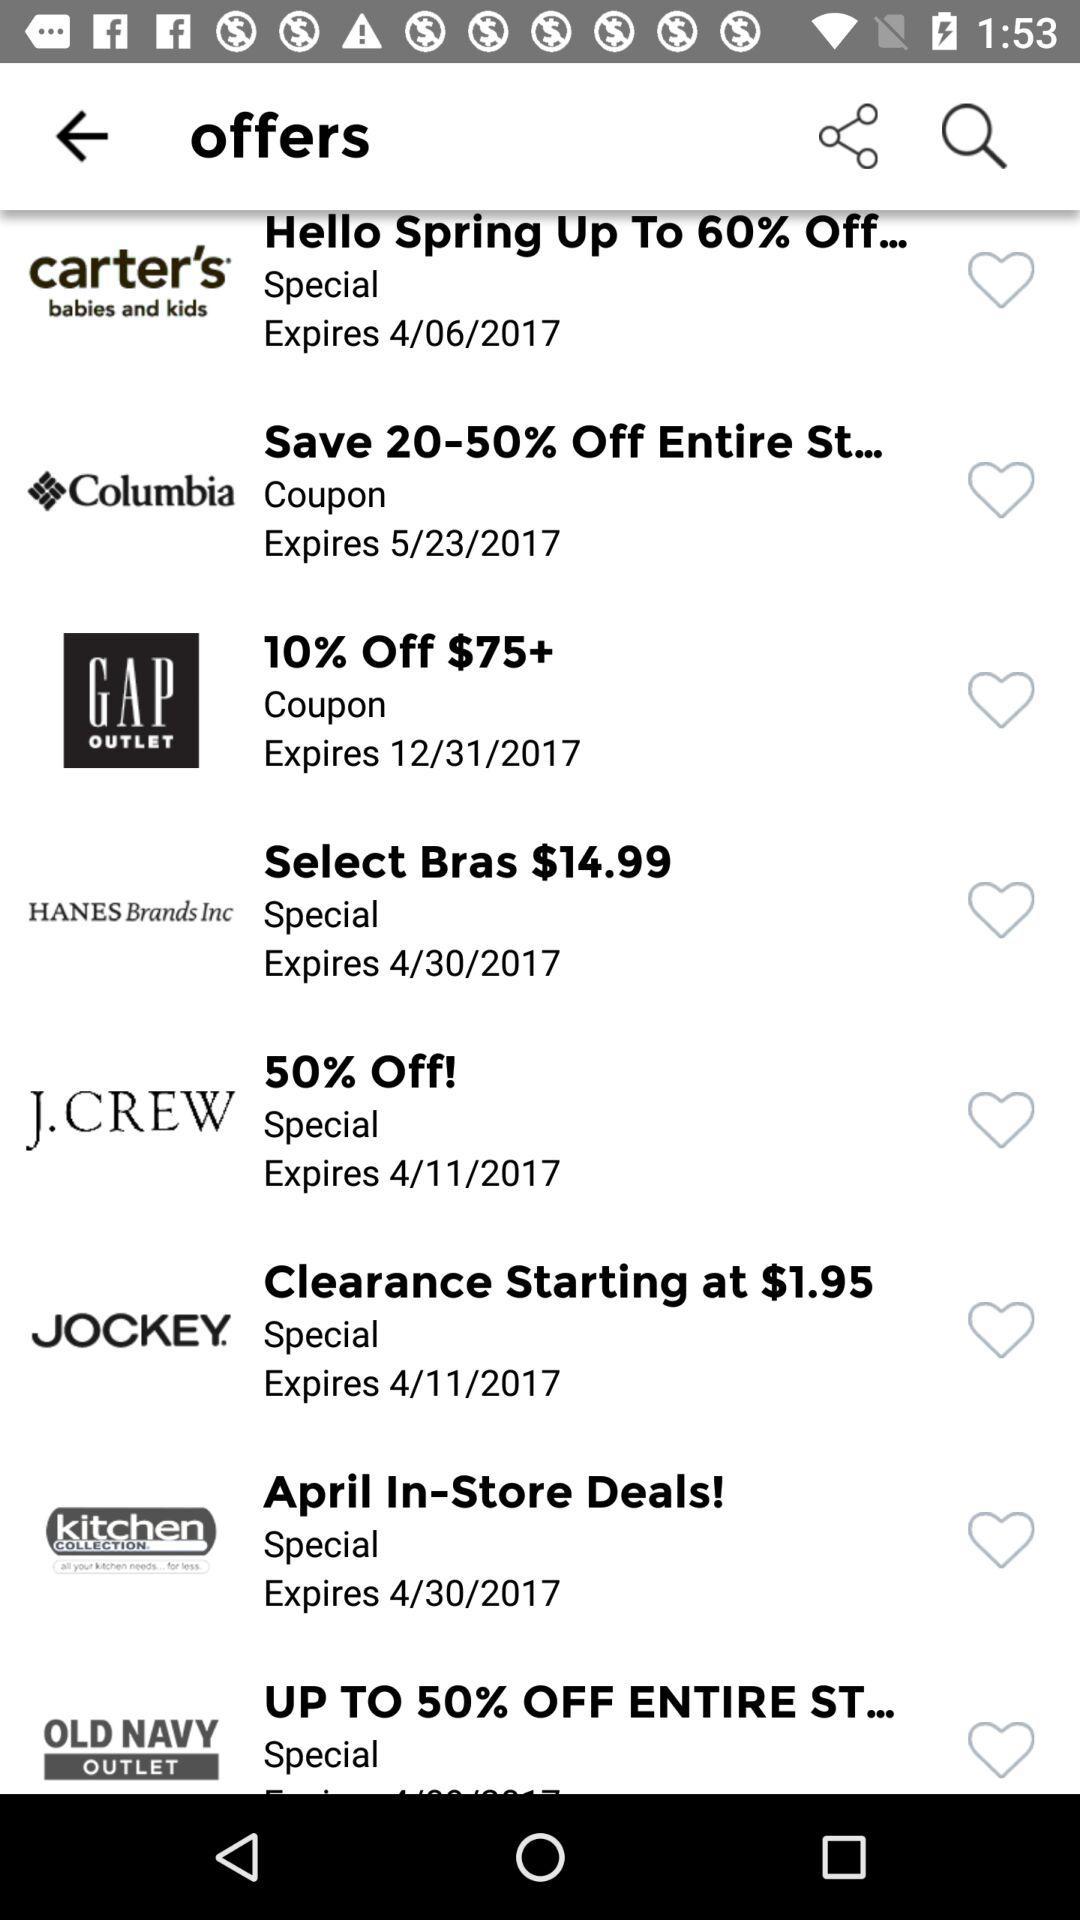  I want to click on the 2nd heart symbol from the last at the bottom of the web page, so click(1001, 1539).